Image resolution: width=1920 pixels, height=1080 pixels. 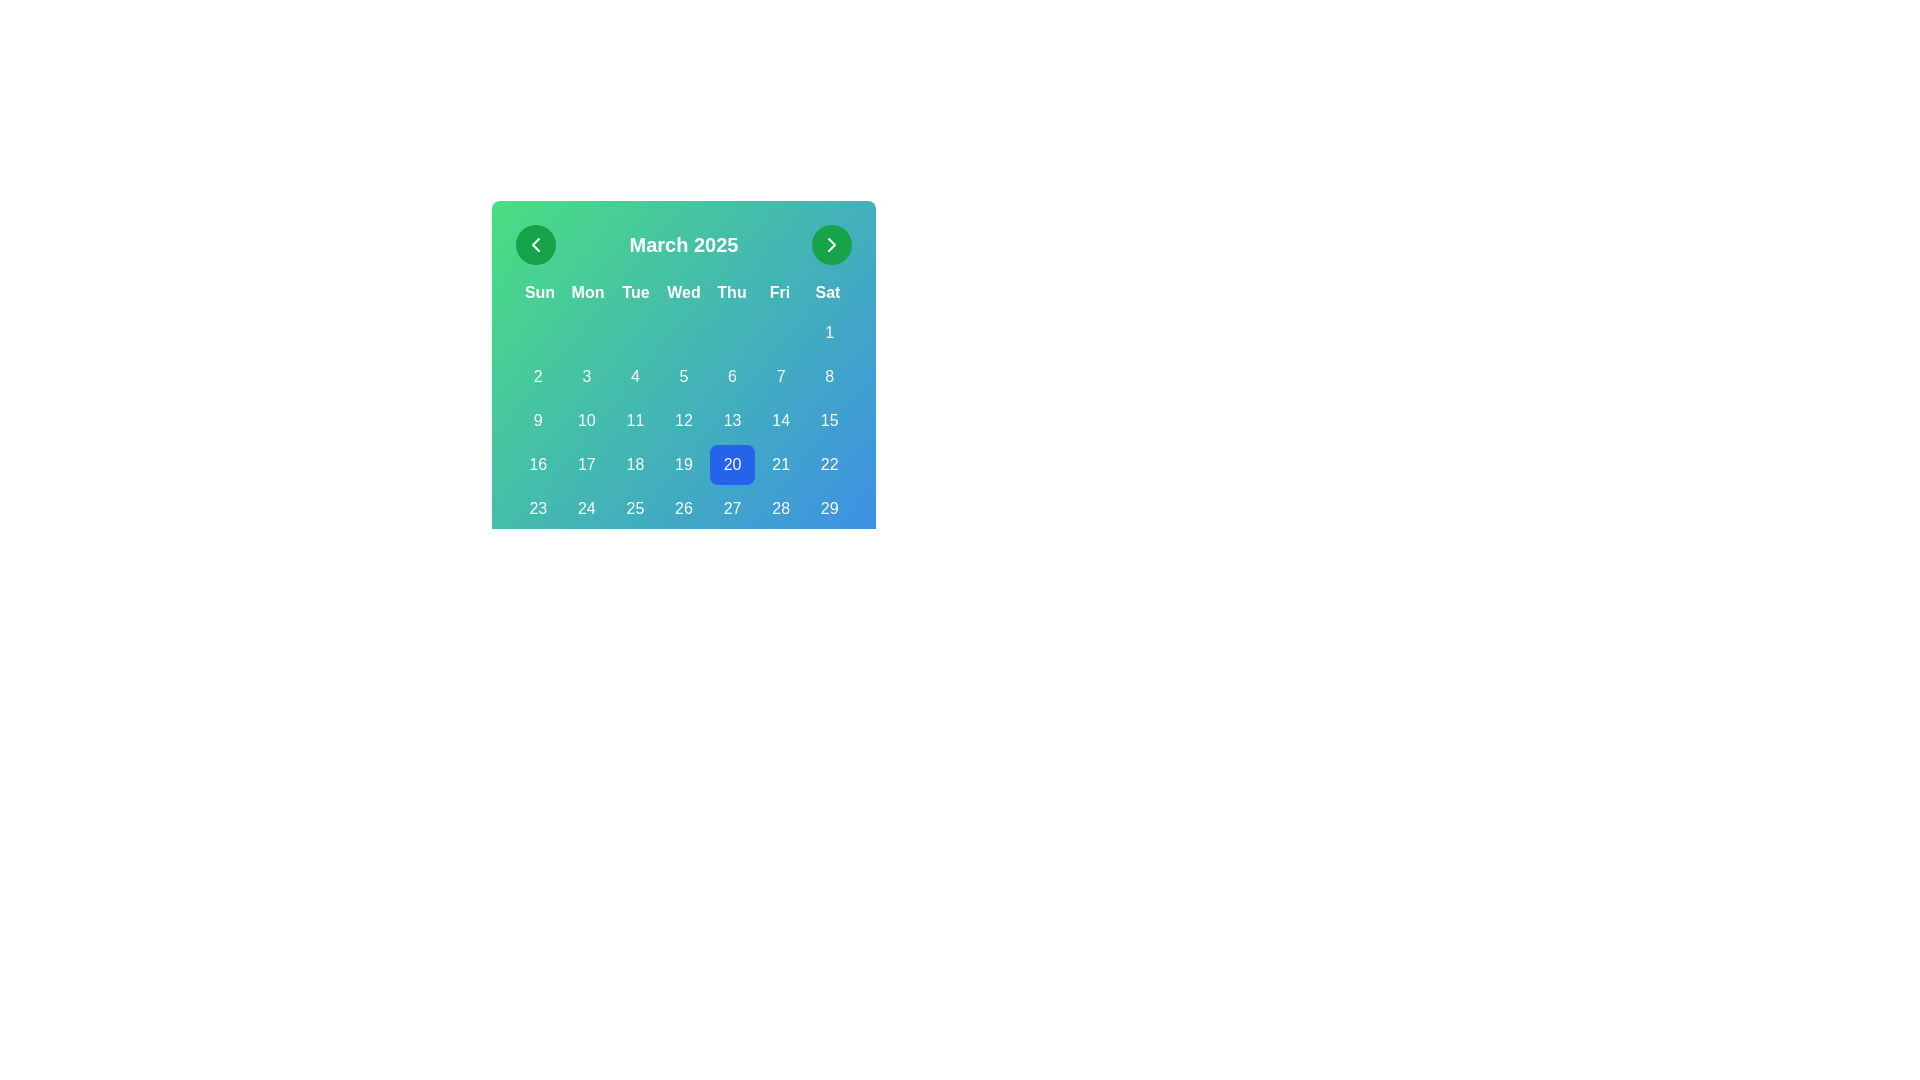 What do you see at coordinates (684, 352) in the screenshot?
I see `the date within the Interactive calendar widget` at bounding box center [684, 352].